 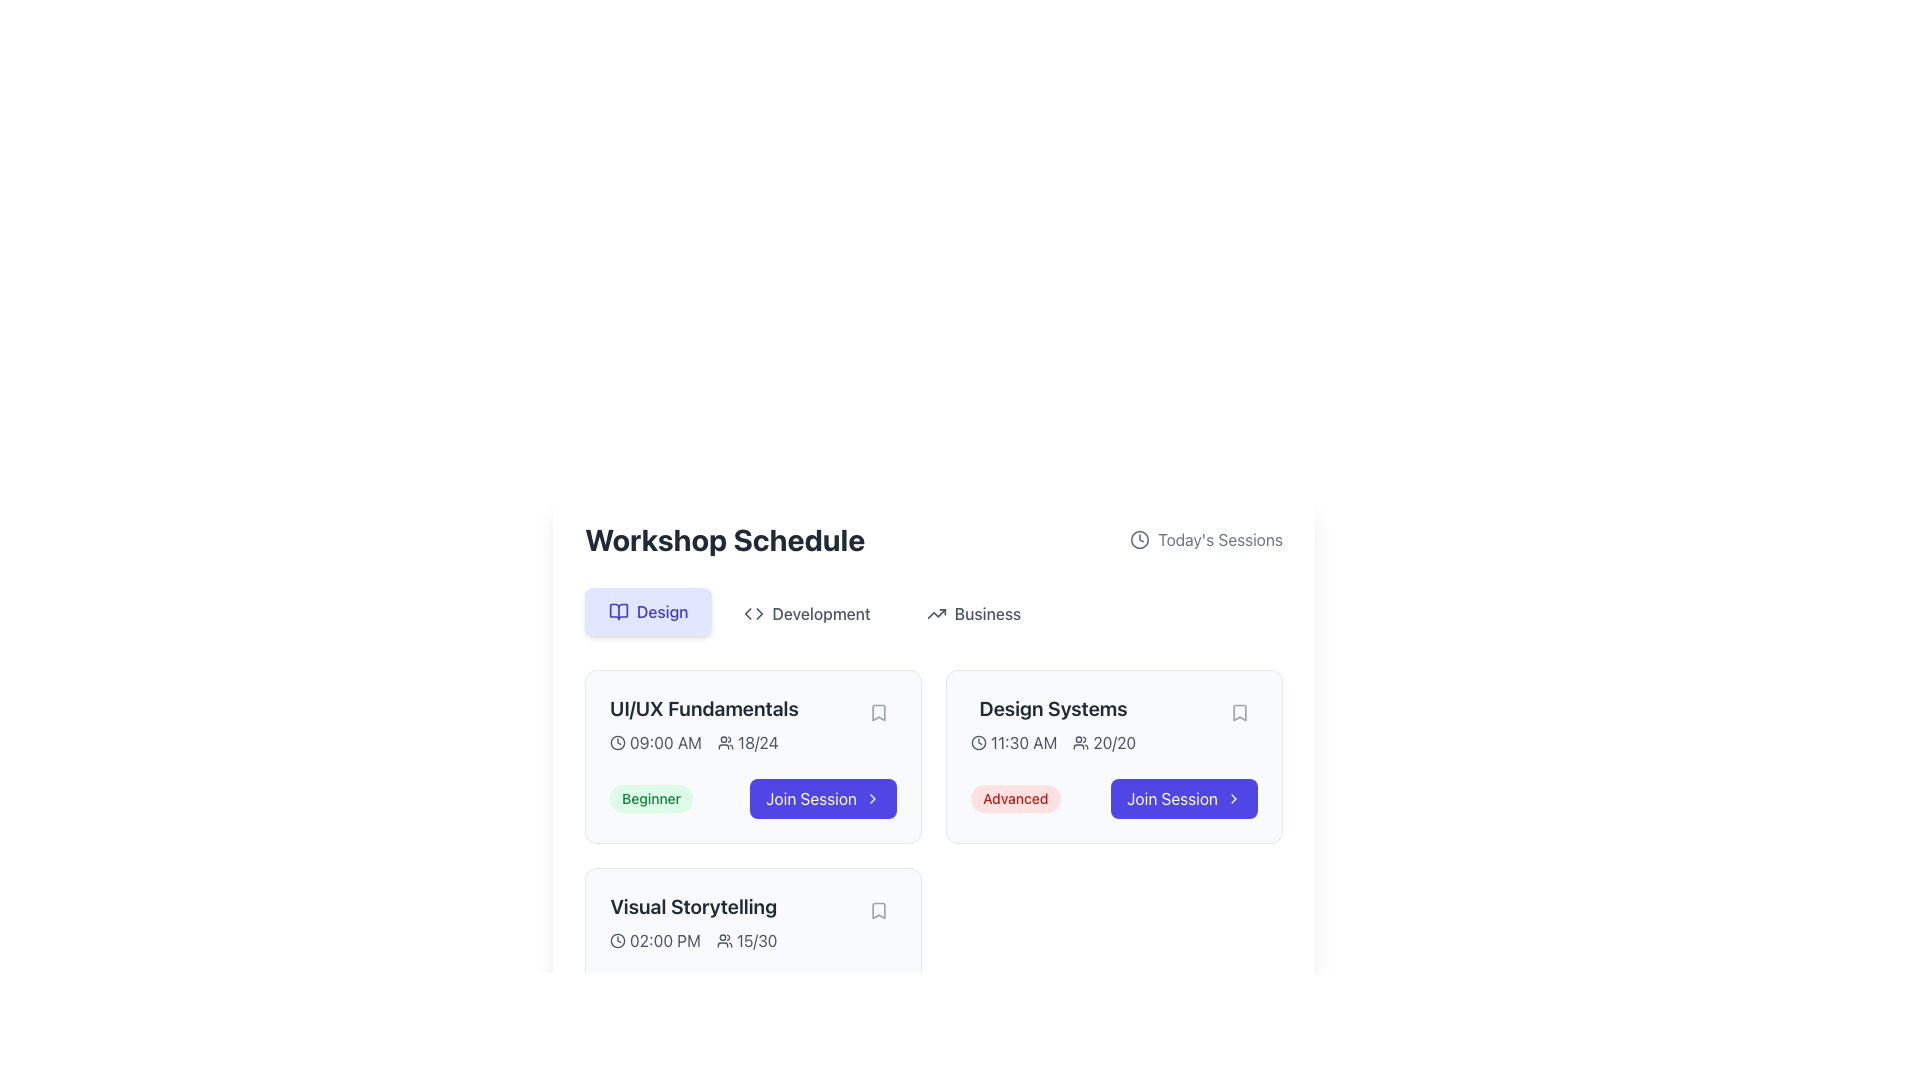 I want to click on the icon depicting a group of people located to the left of the text '15/30' in the second row of the schedule titled 'Visual Storytelling', so click(x=723, y=941).